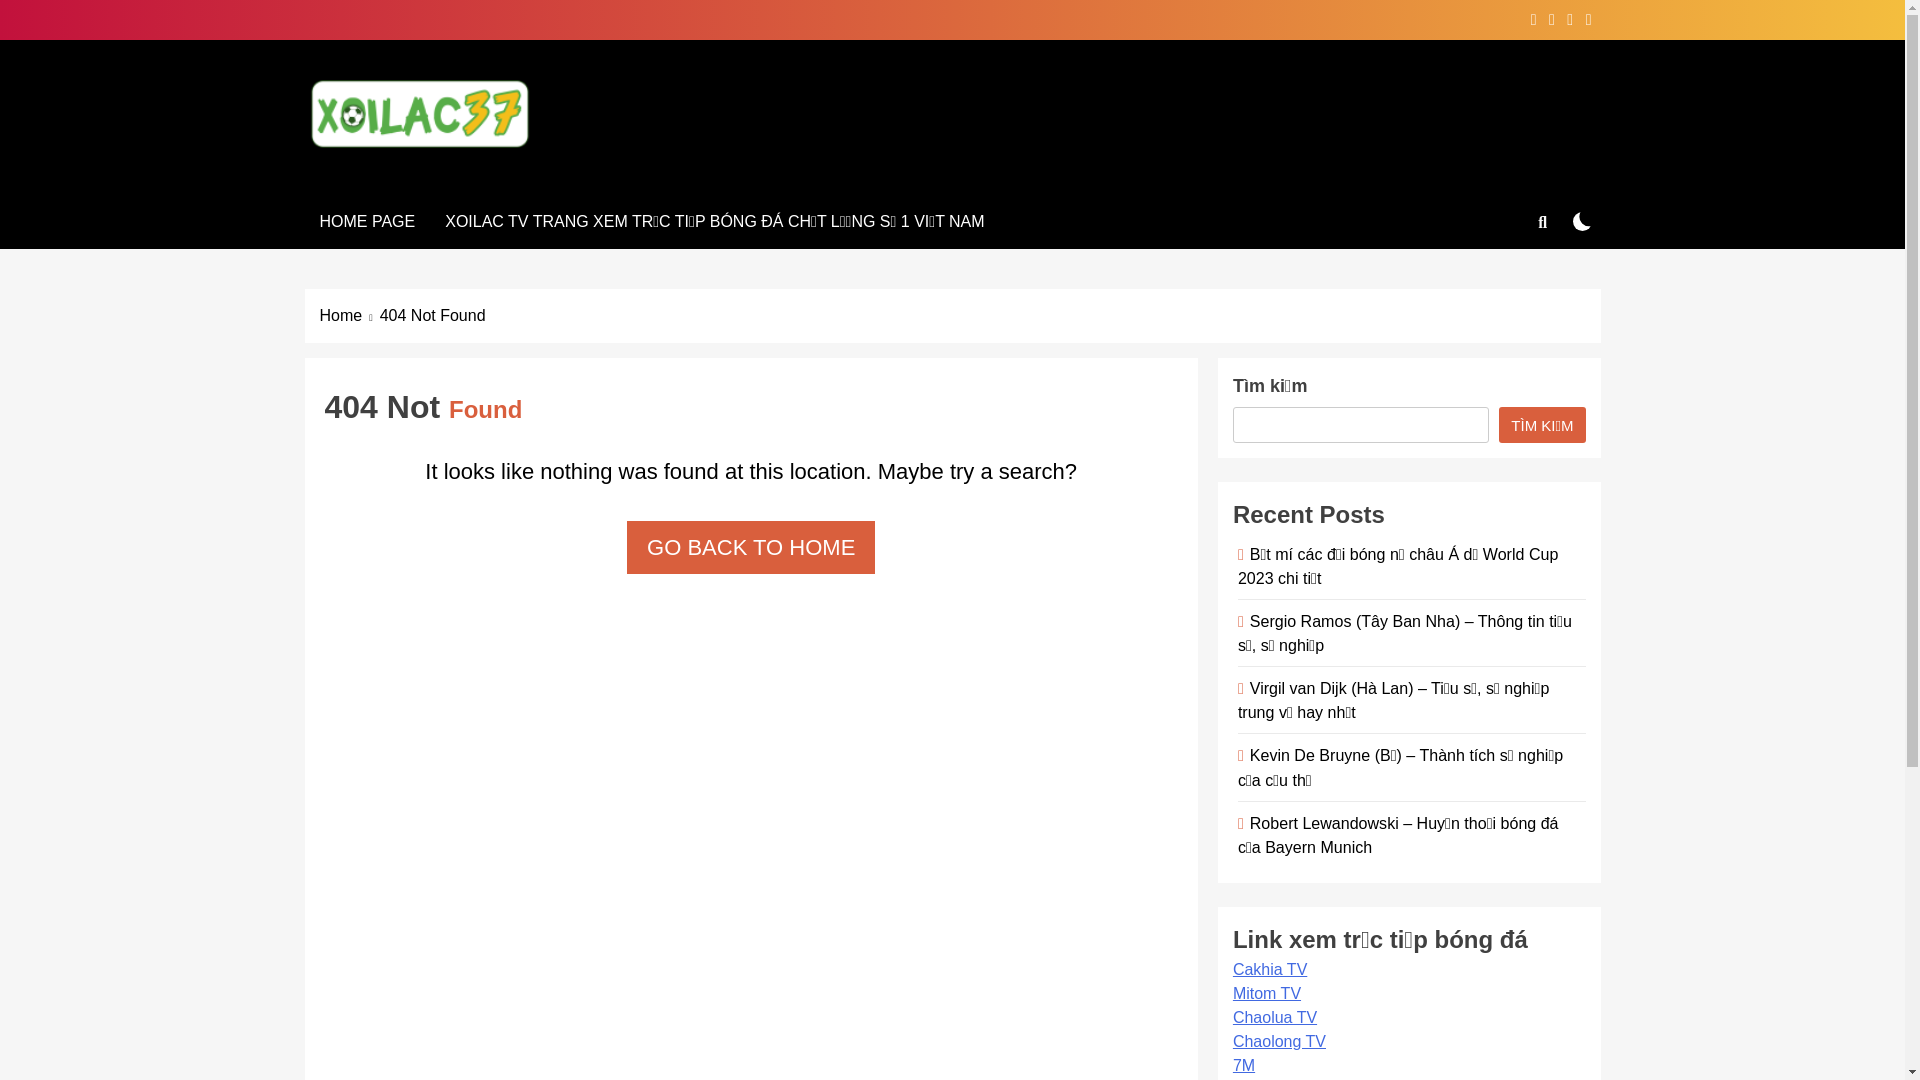 This screenshot has height=1080, width=1920. I want to click on 'GO BACK TO HOME', so click(749, 547).